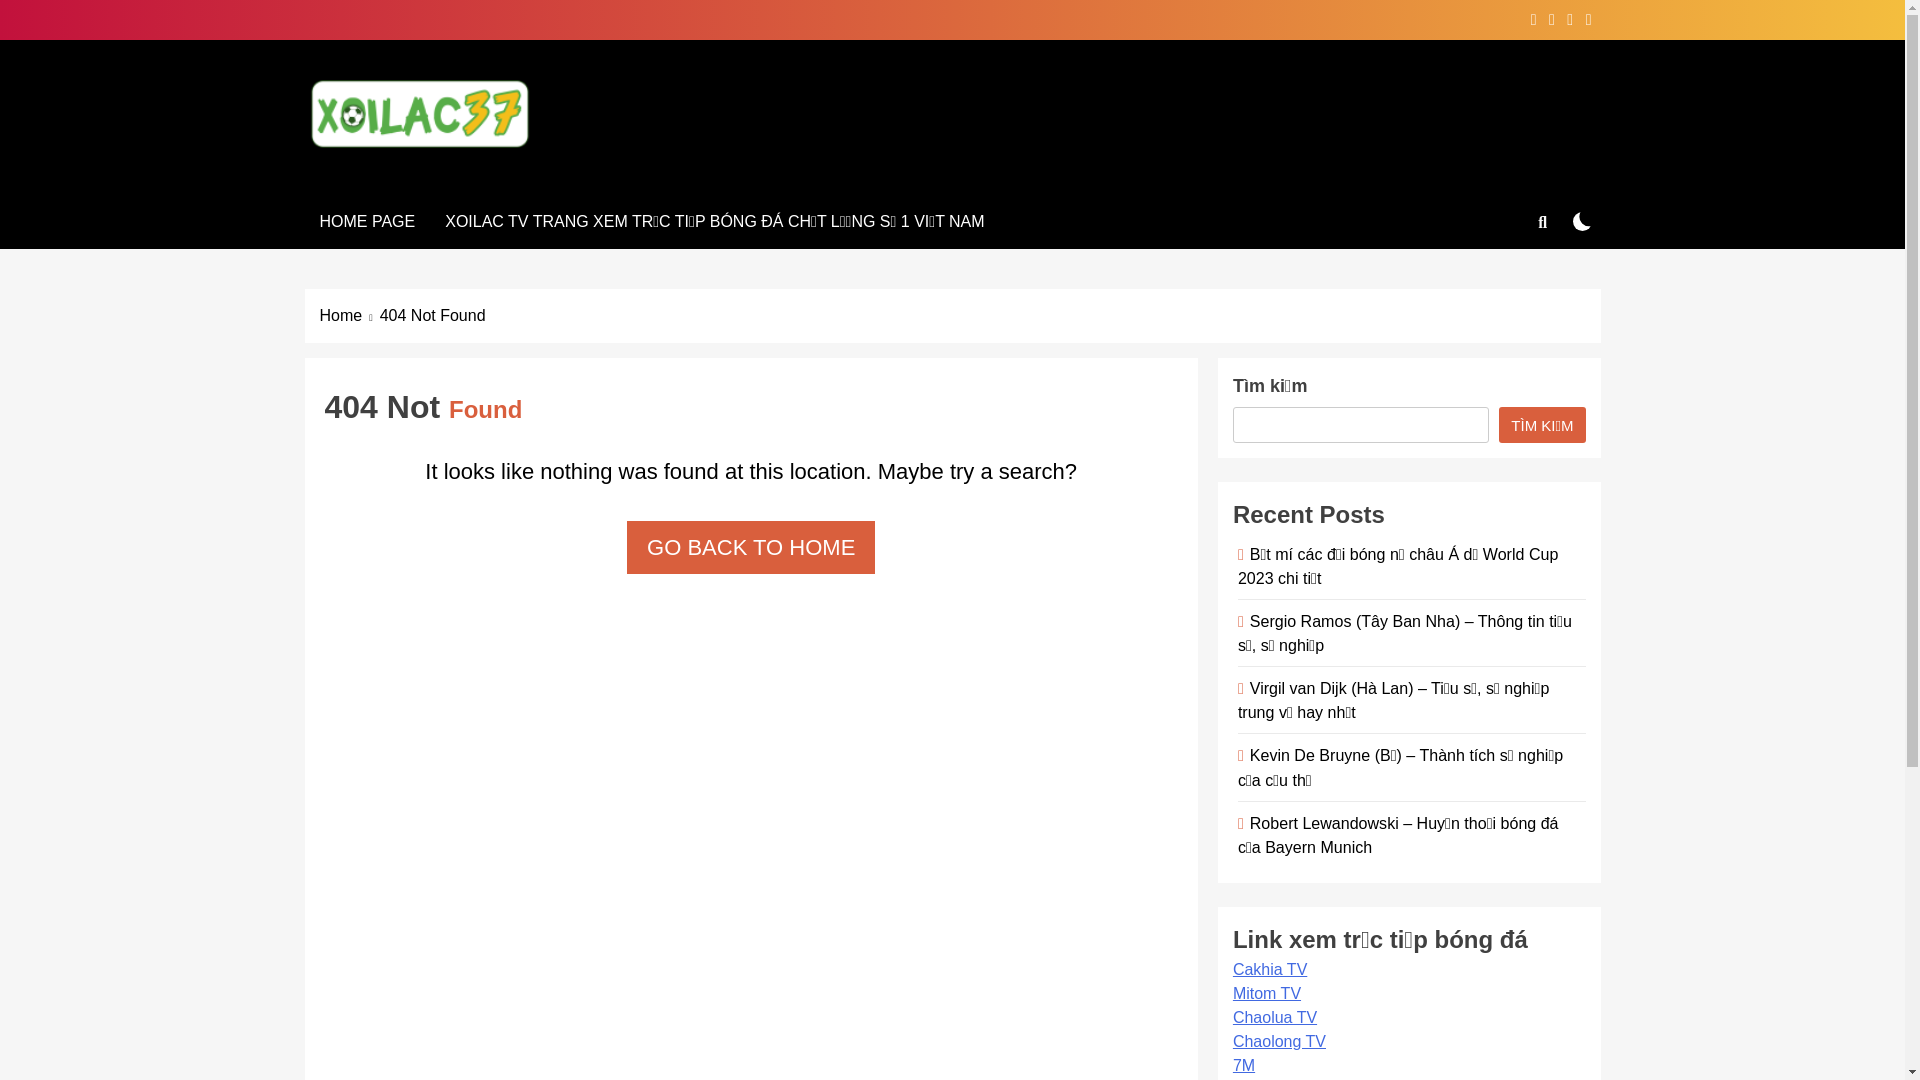 This screenshot has height=1080, width=1920. I want to click on 'GO BACK TO HOME', so click(749, 547).